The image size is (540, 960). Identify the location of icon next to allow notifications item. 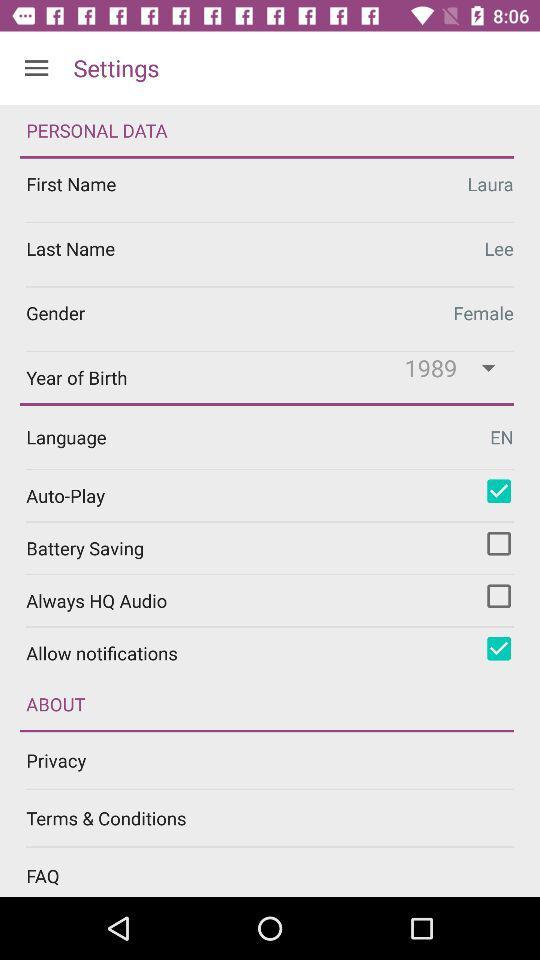
(498, 647).